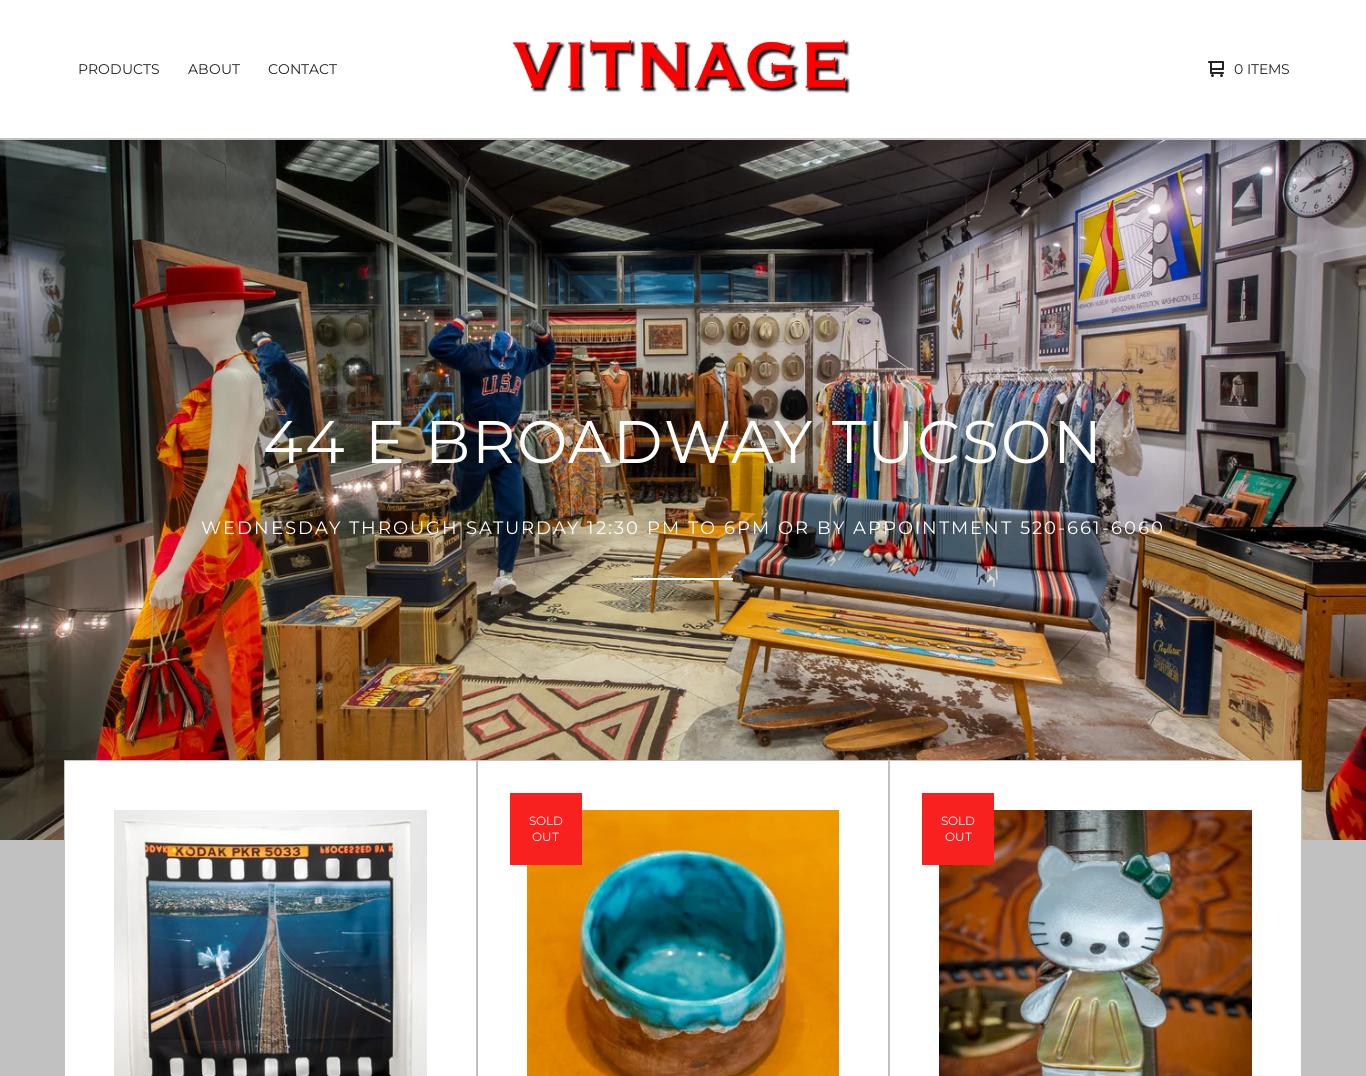 The width and height of the screenshot is (1366, 1076). Describe the element at coordinates (81, 149) in the screenshot. I see `'Vintage Boots'` at that location.